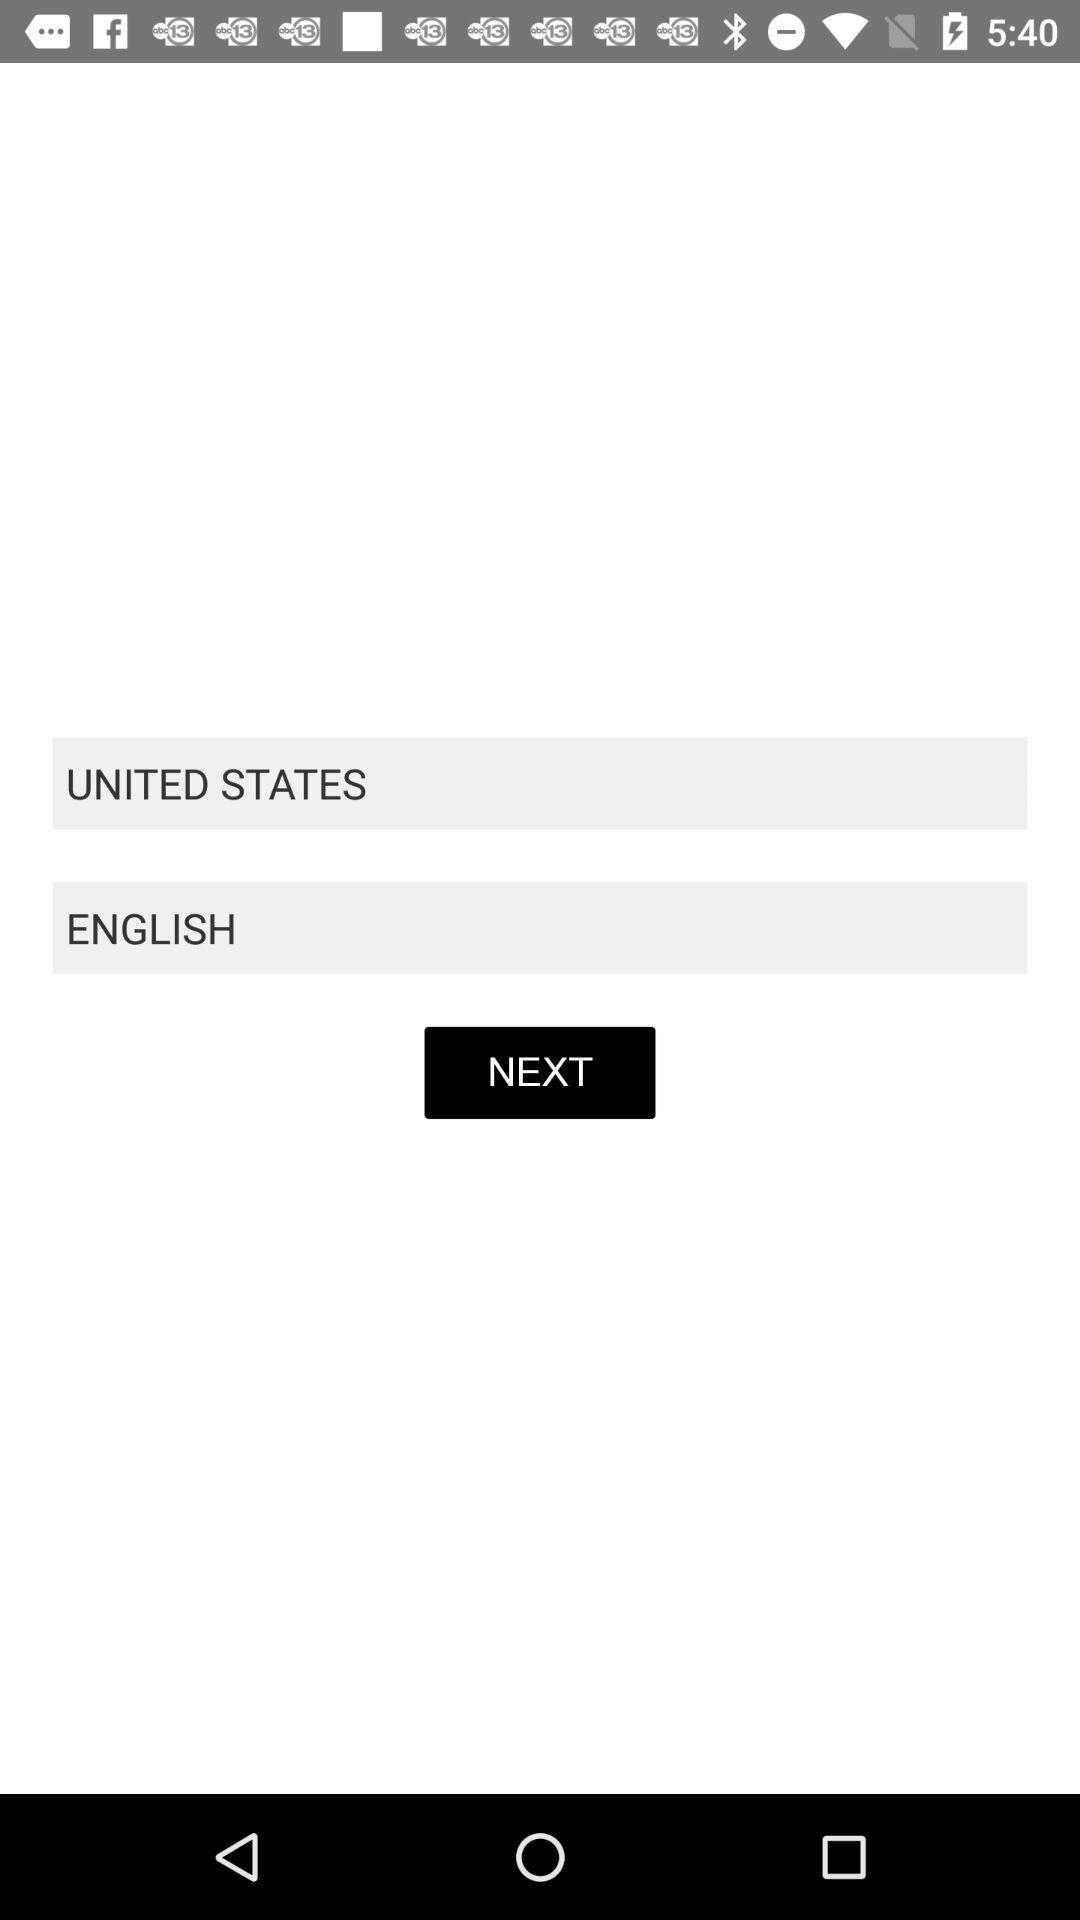  I want to click on item below the united states, so click(540, 927).